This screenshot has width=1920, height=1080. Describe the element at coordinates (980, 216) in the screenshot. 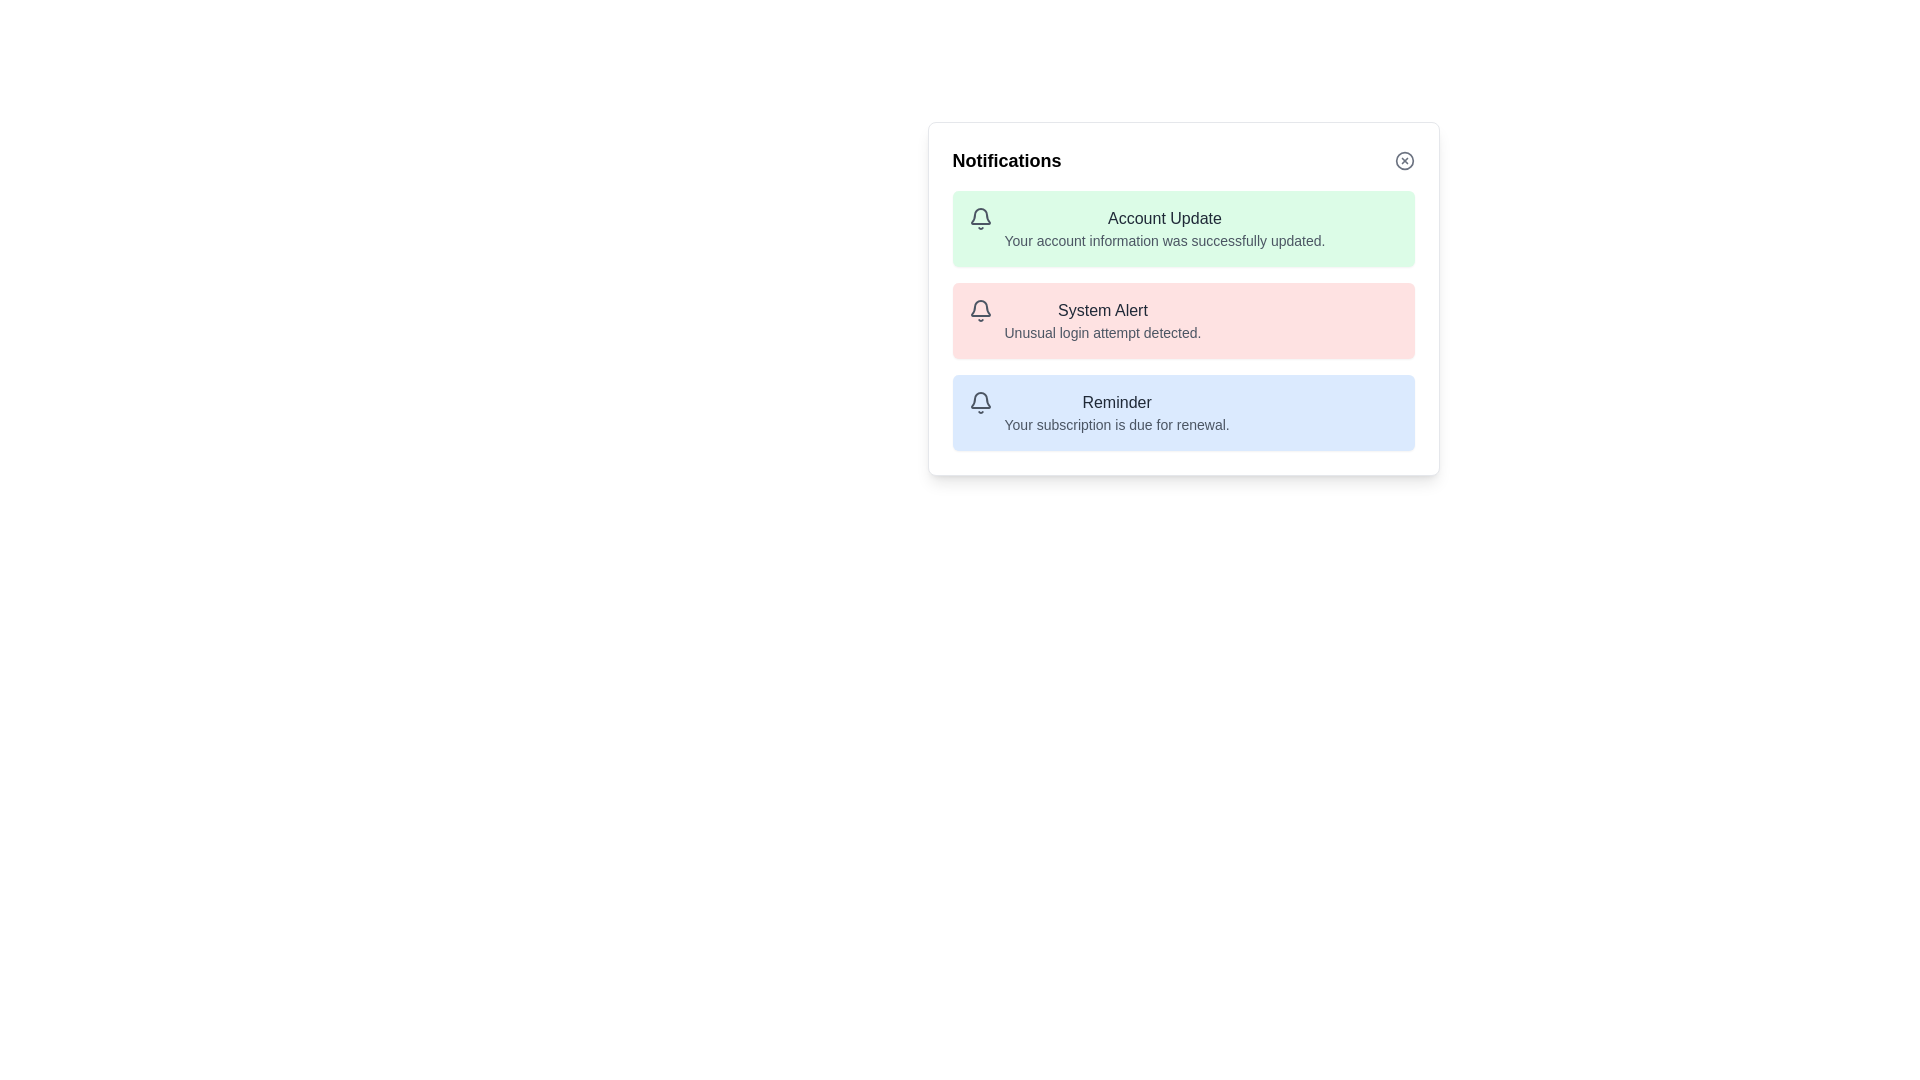

I see `the main body of the bell-shaped icon in the notification header located at the top-right corner of the notification card` at that location.